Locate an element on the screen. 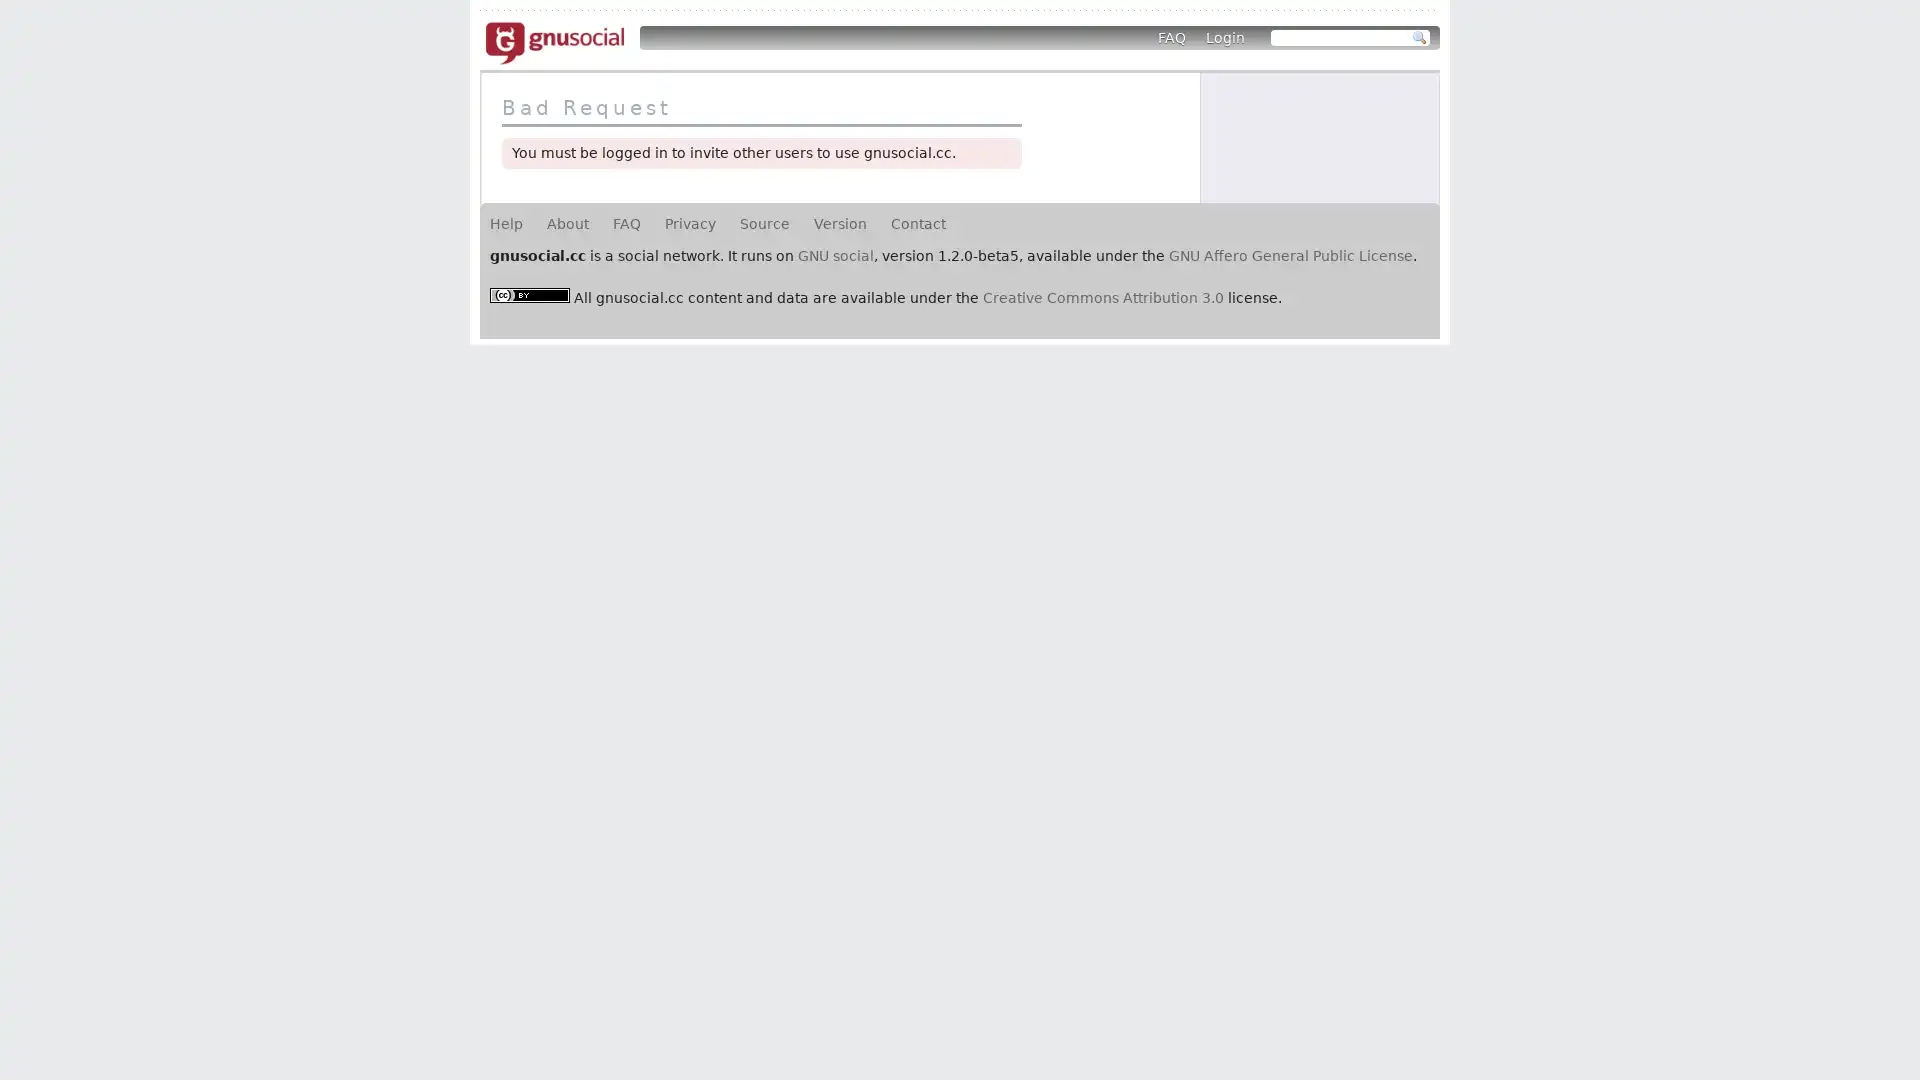 This screenshot has height=1080, width=1920. Search is located at coordinates (1419, 38).